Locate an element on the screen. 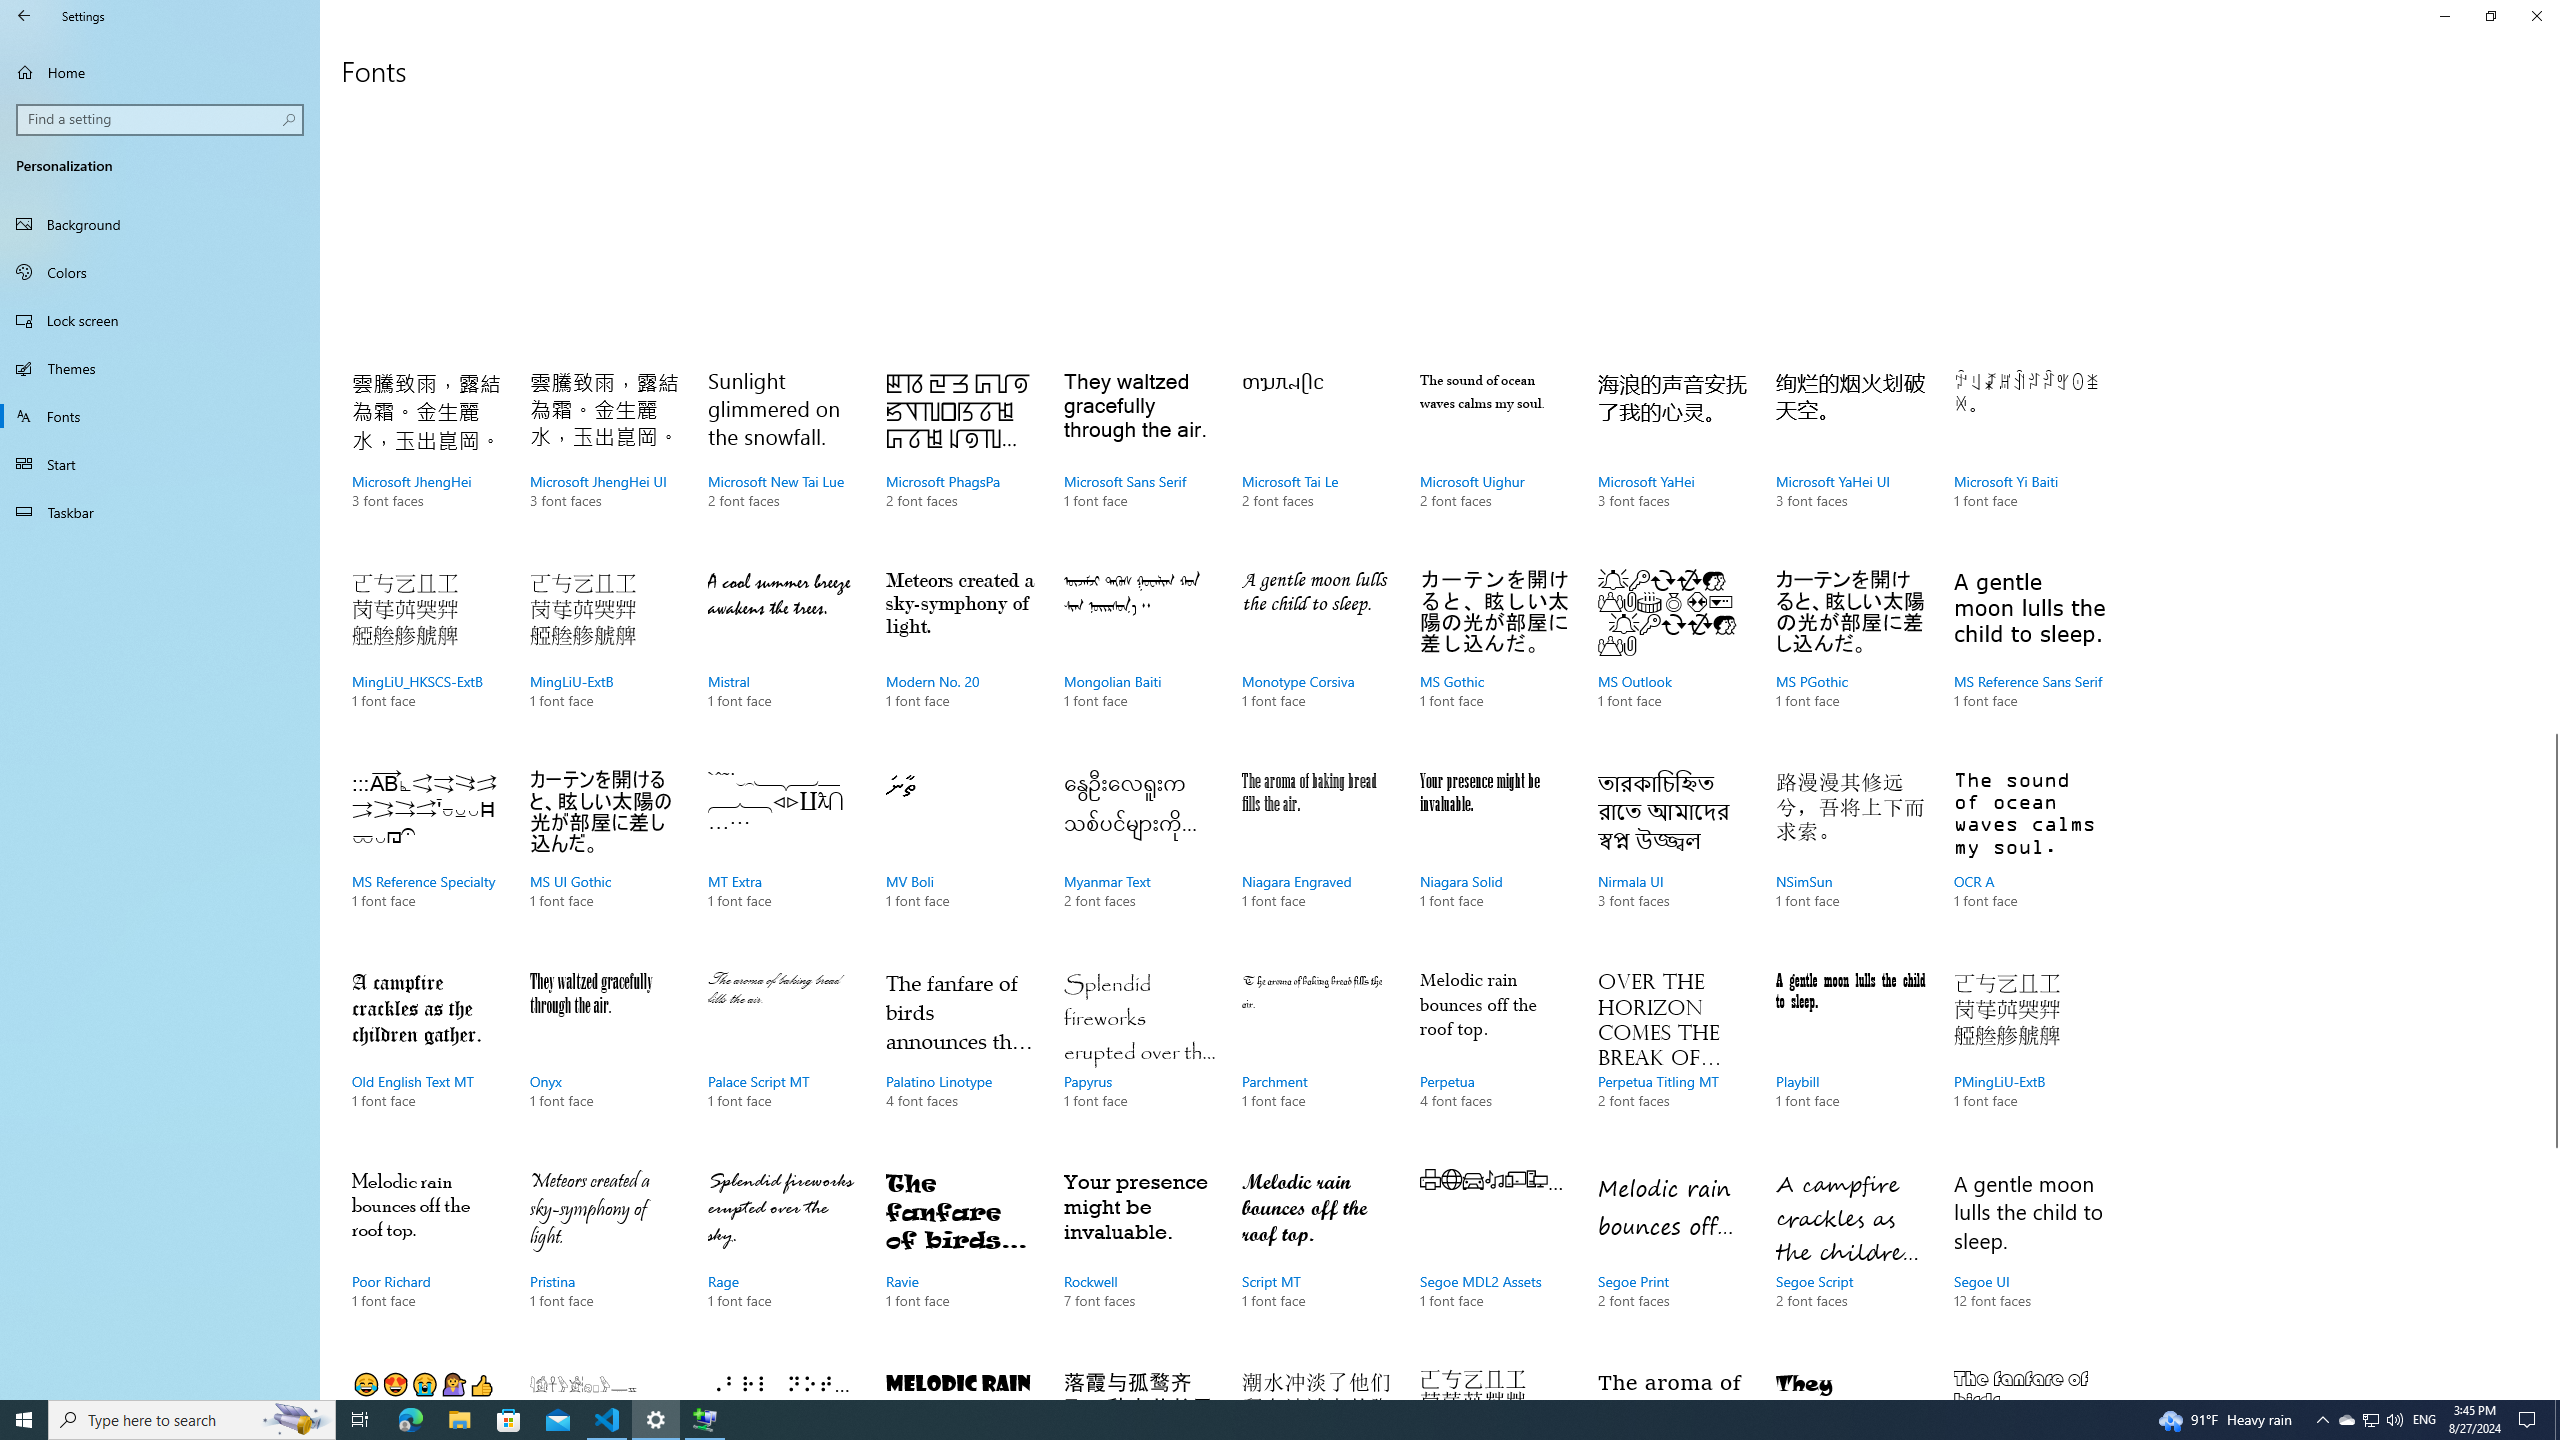  'Rage, 1 font face' is located at coordinates (782, 1260).